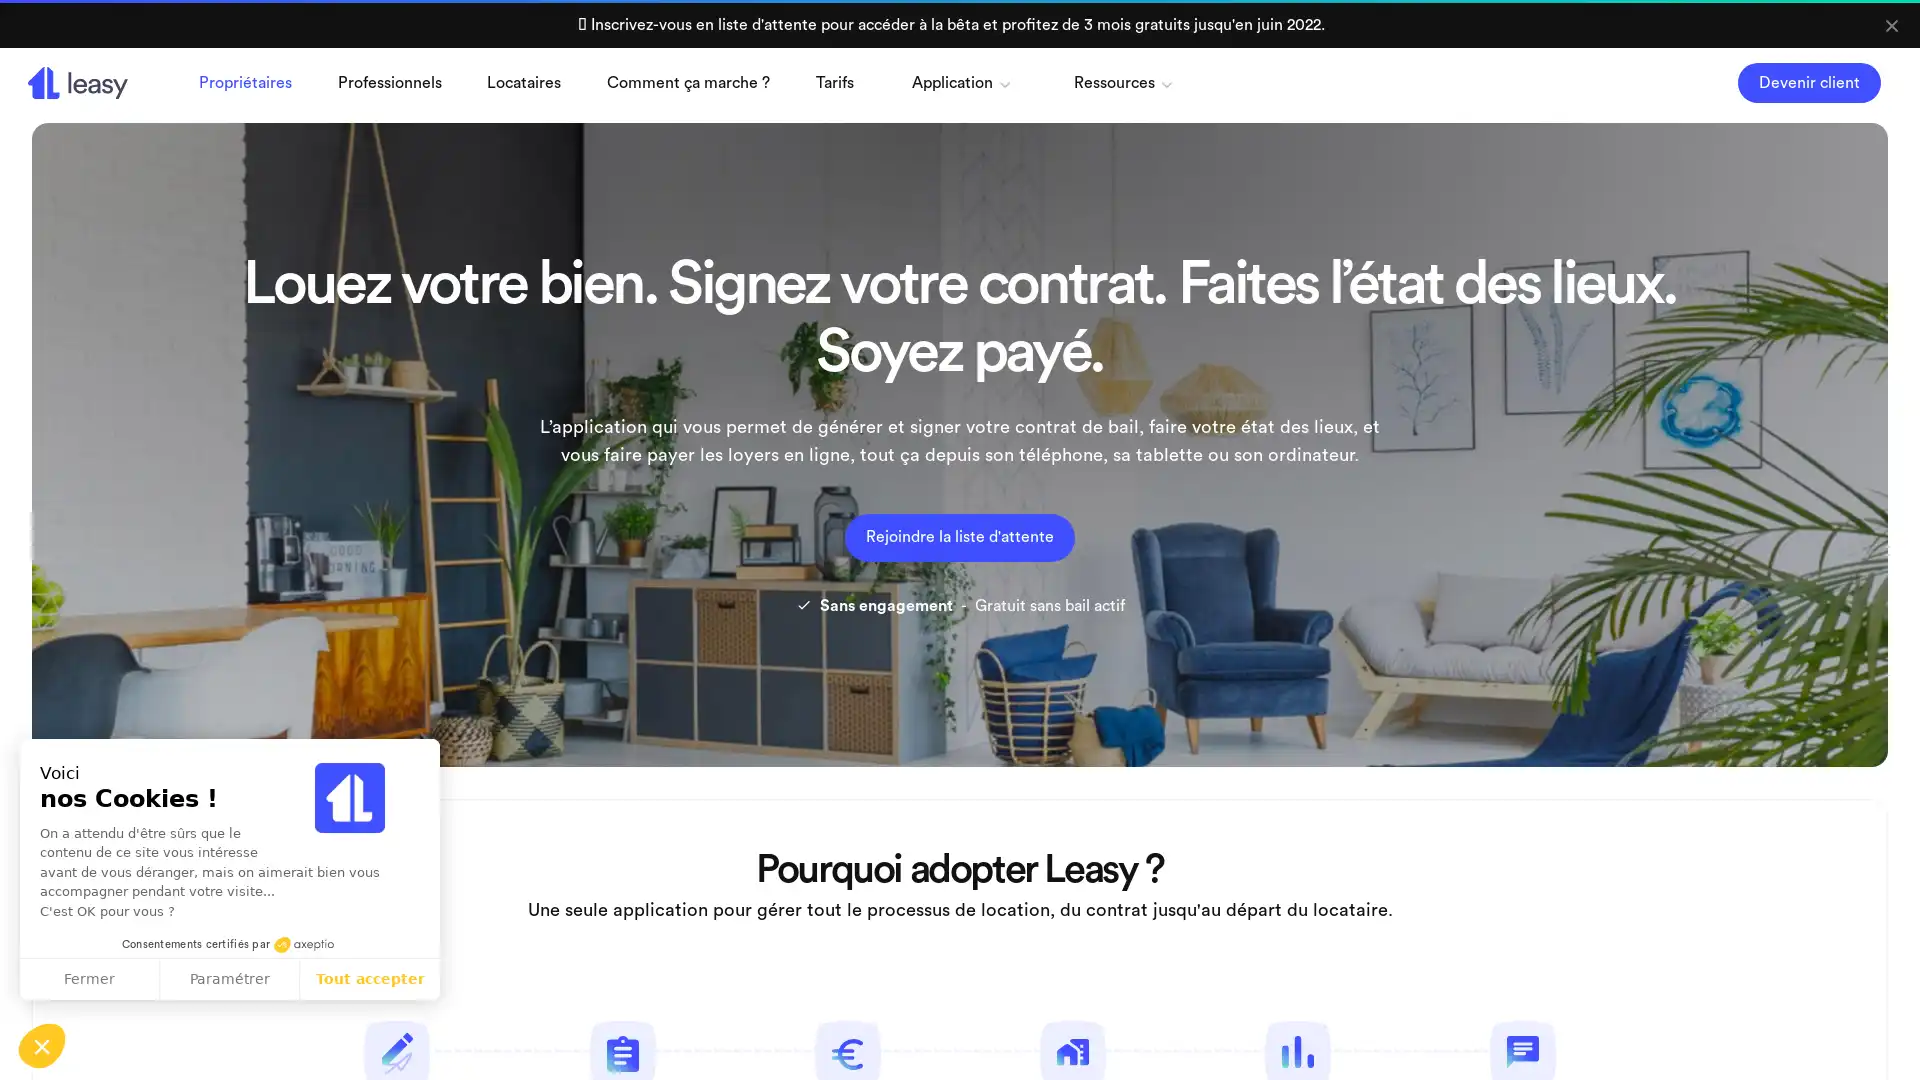 The height and width of the screenshot is (1080, 1920). I want to click on Continuer sans accepter, so click(42, 1044).